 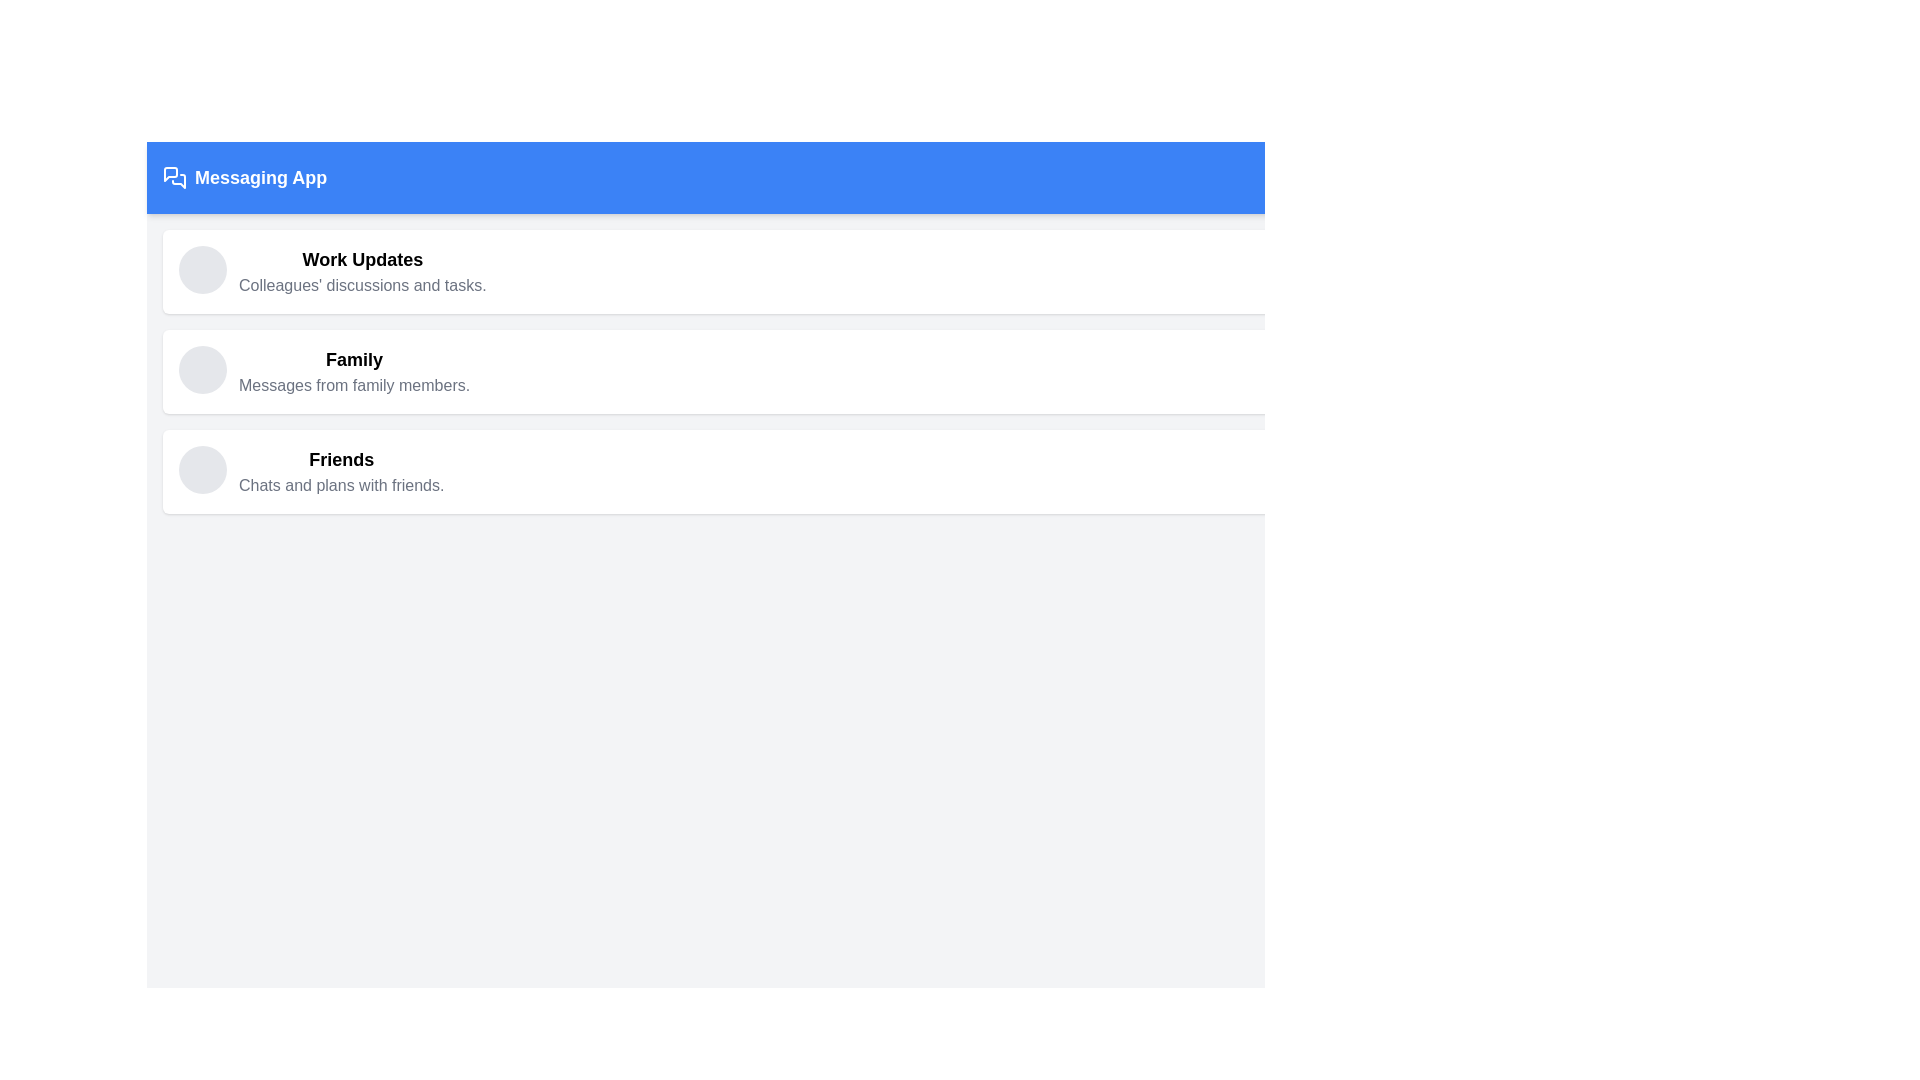 What do you see at coordinates (354, 358) in the screenshot?
I see `the text label displaying 'Family' in bold font, which serves as the main heading above the messages from family members` at bounding box center [354, 358].